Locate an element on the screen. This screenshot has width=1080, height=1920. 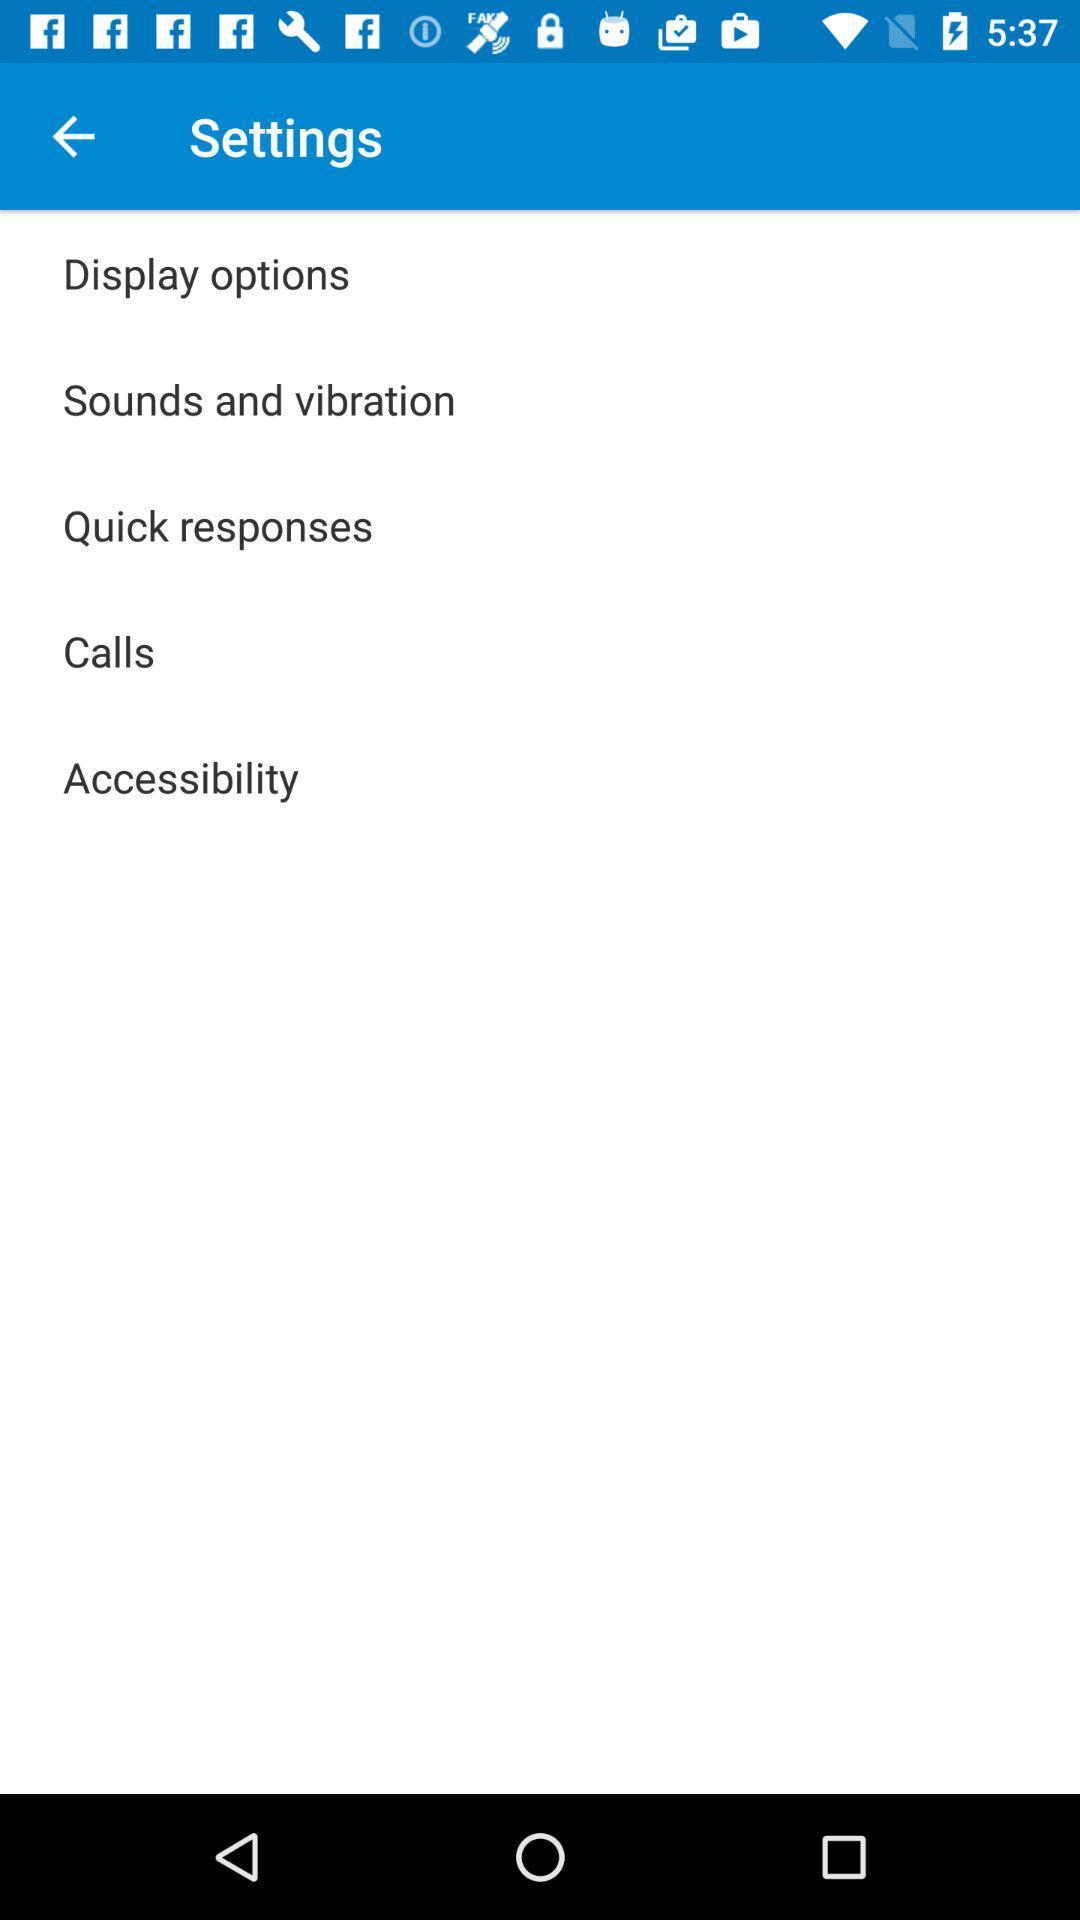
sounds and vibration icon is located at coordinates (258, 398).